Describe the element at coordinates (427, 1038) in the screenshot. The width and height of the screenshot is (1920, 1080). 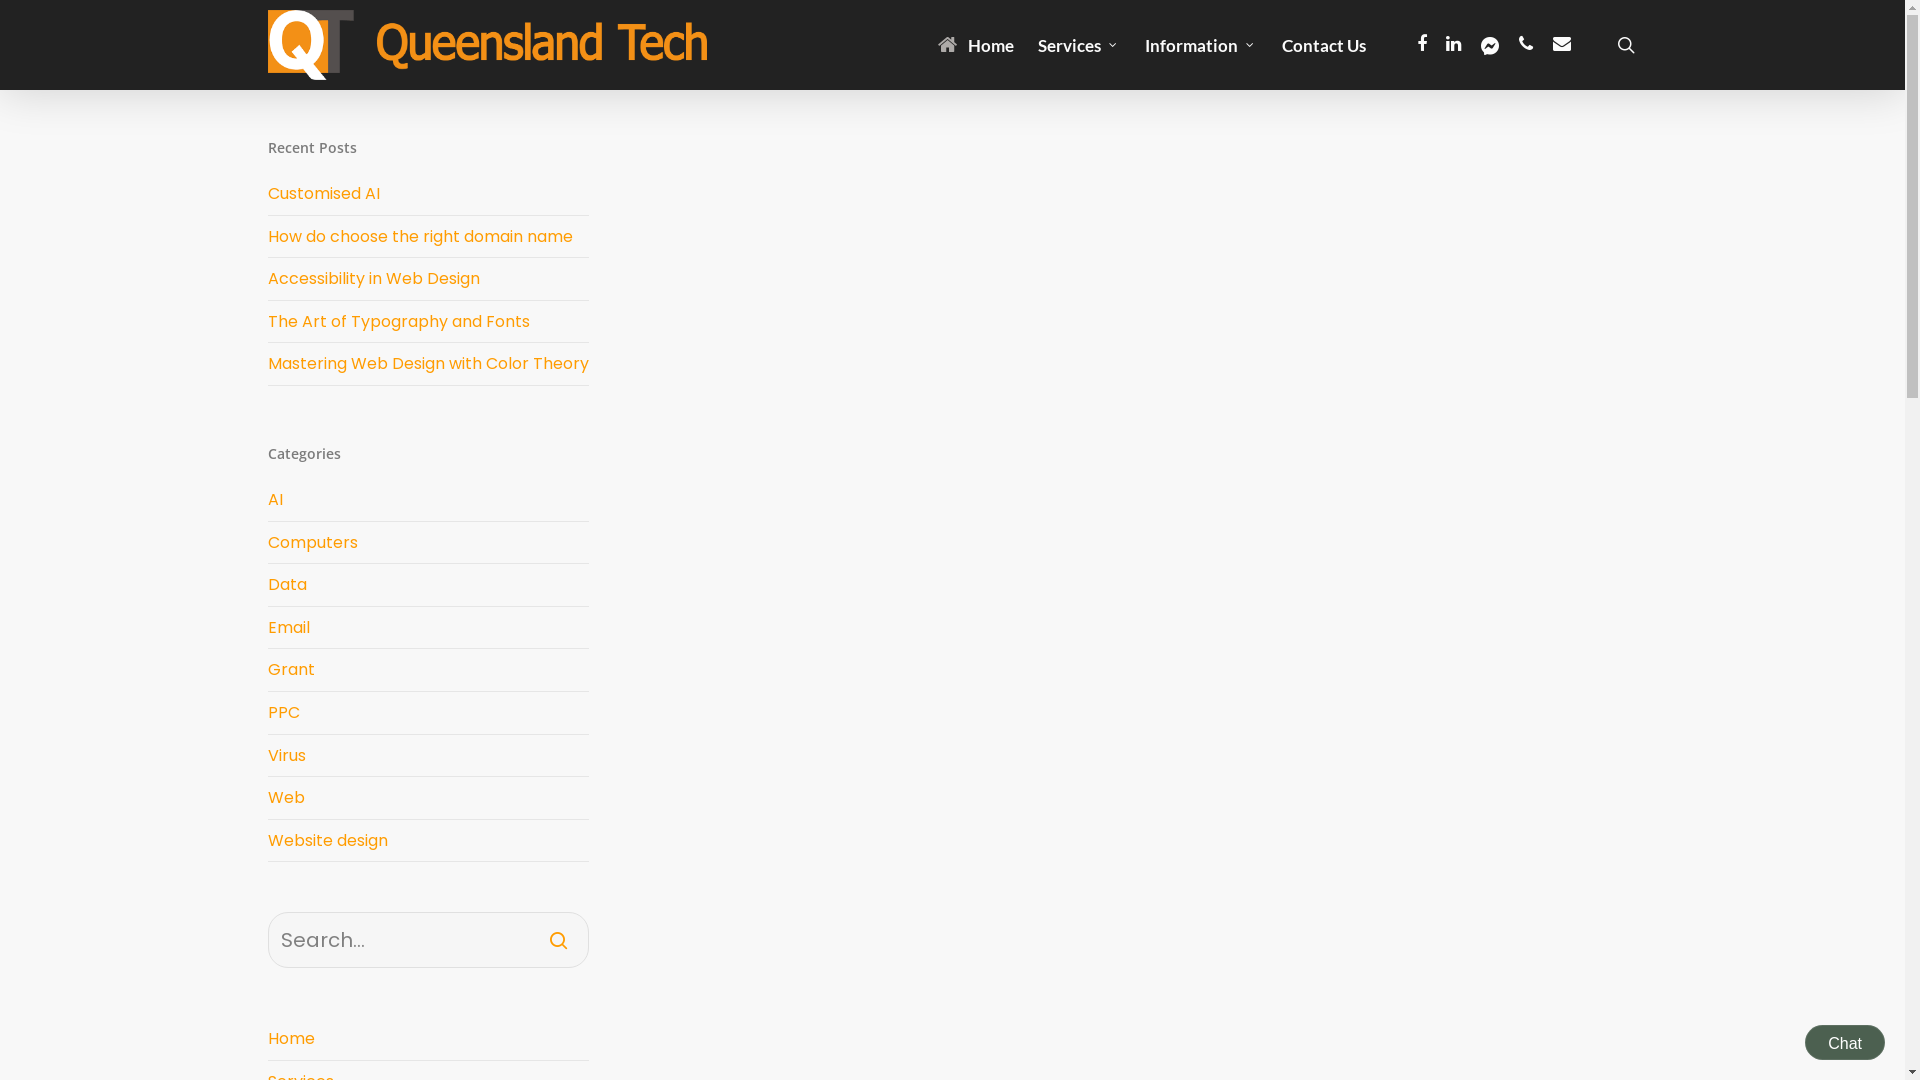
I see `'Home'` at that location.